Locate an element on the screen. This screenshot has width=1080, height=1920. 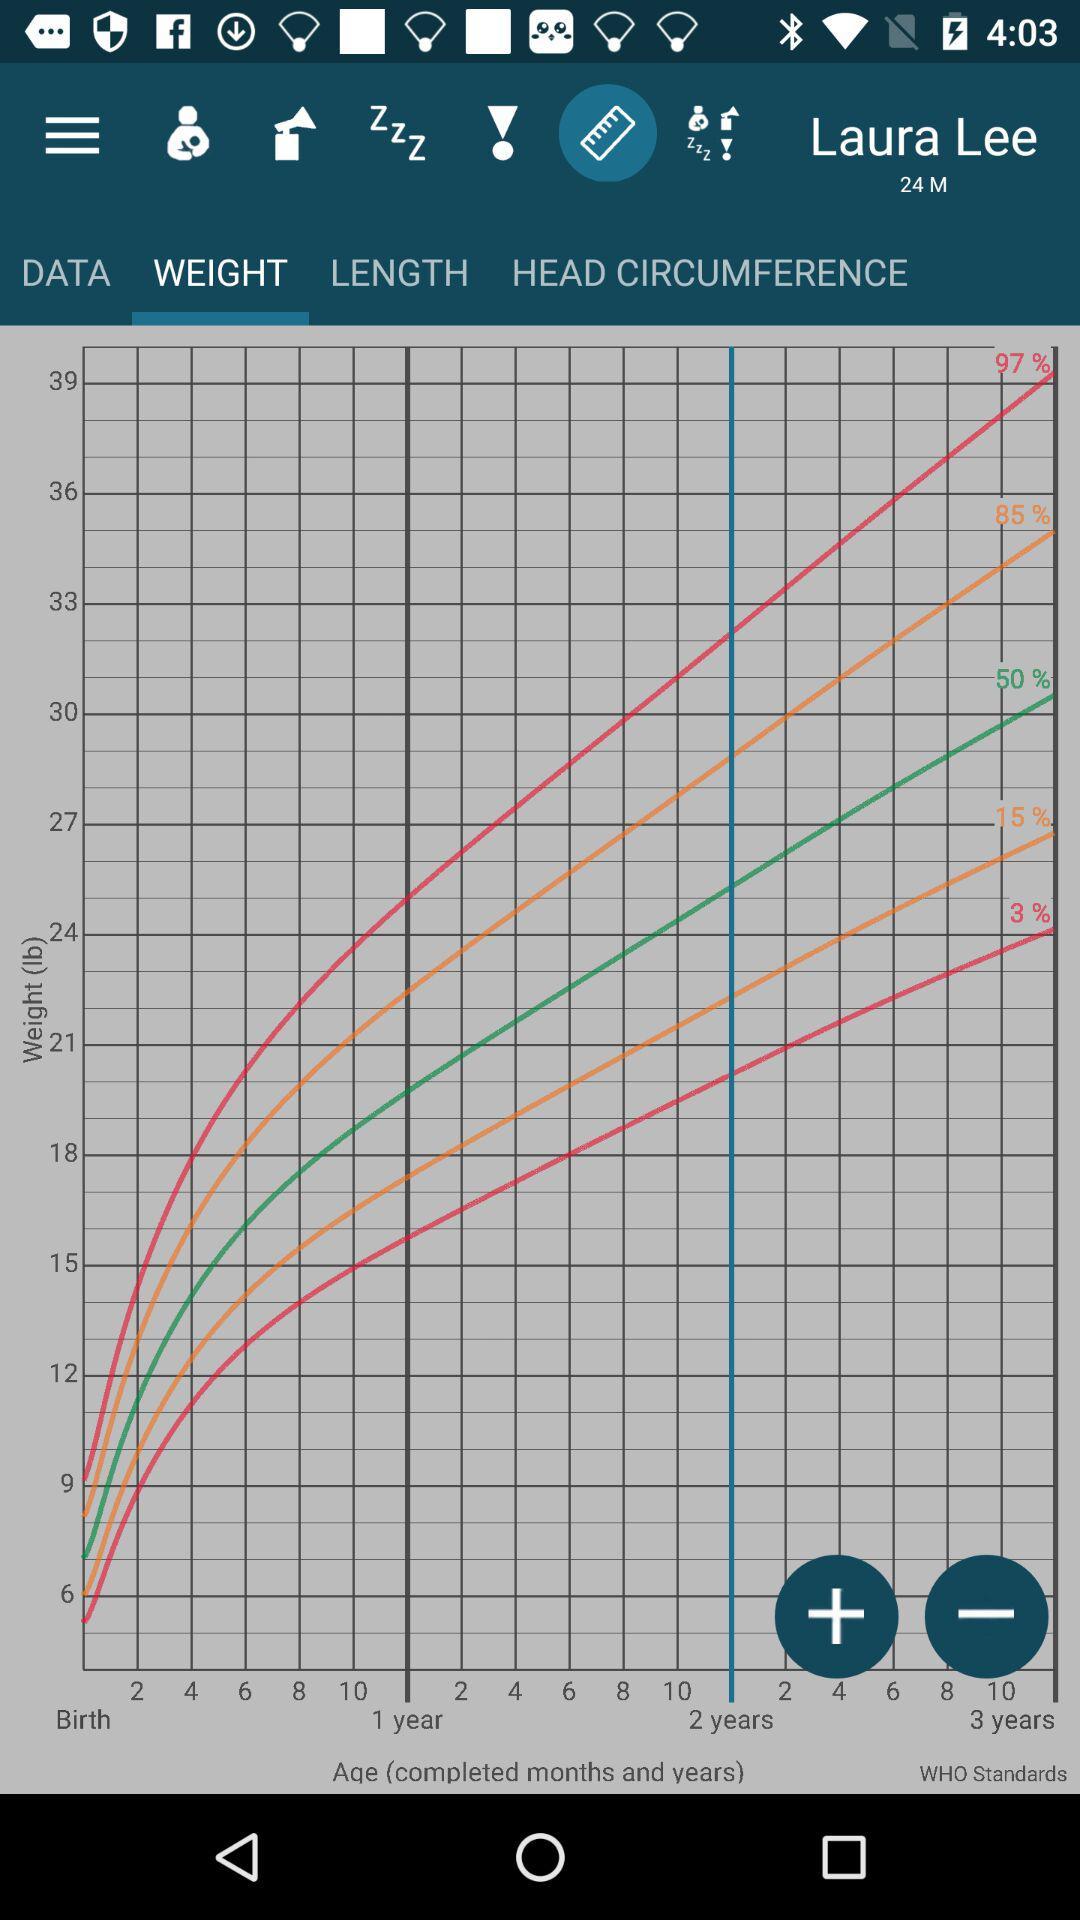
the menu icon is located at coordinates (71, 134).